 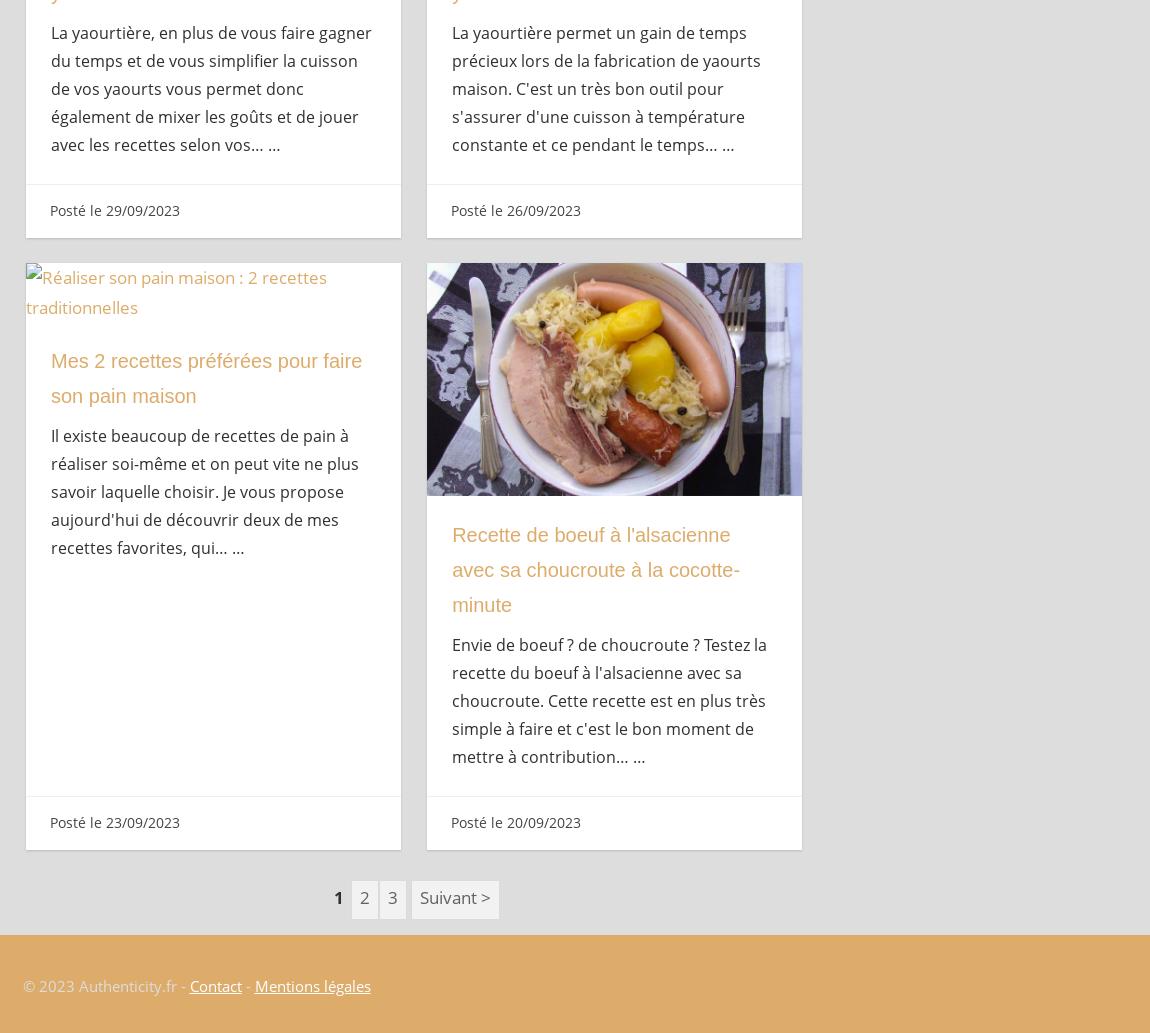 I want to click on 'Posté le 26/09/2023', so click(x=514, y=209).